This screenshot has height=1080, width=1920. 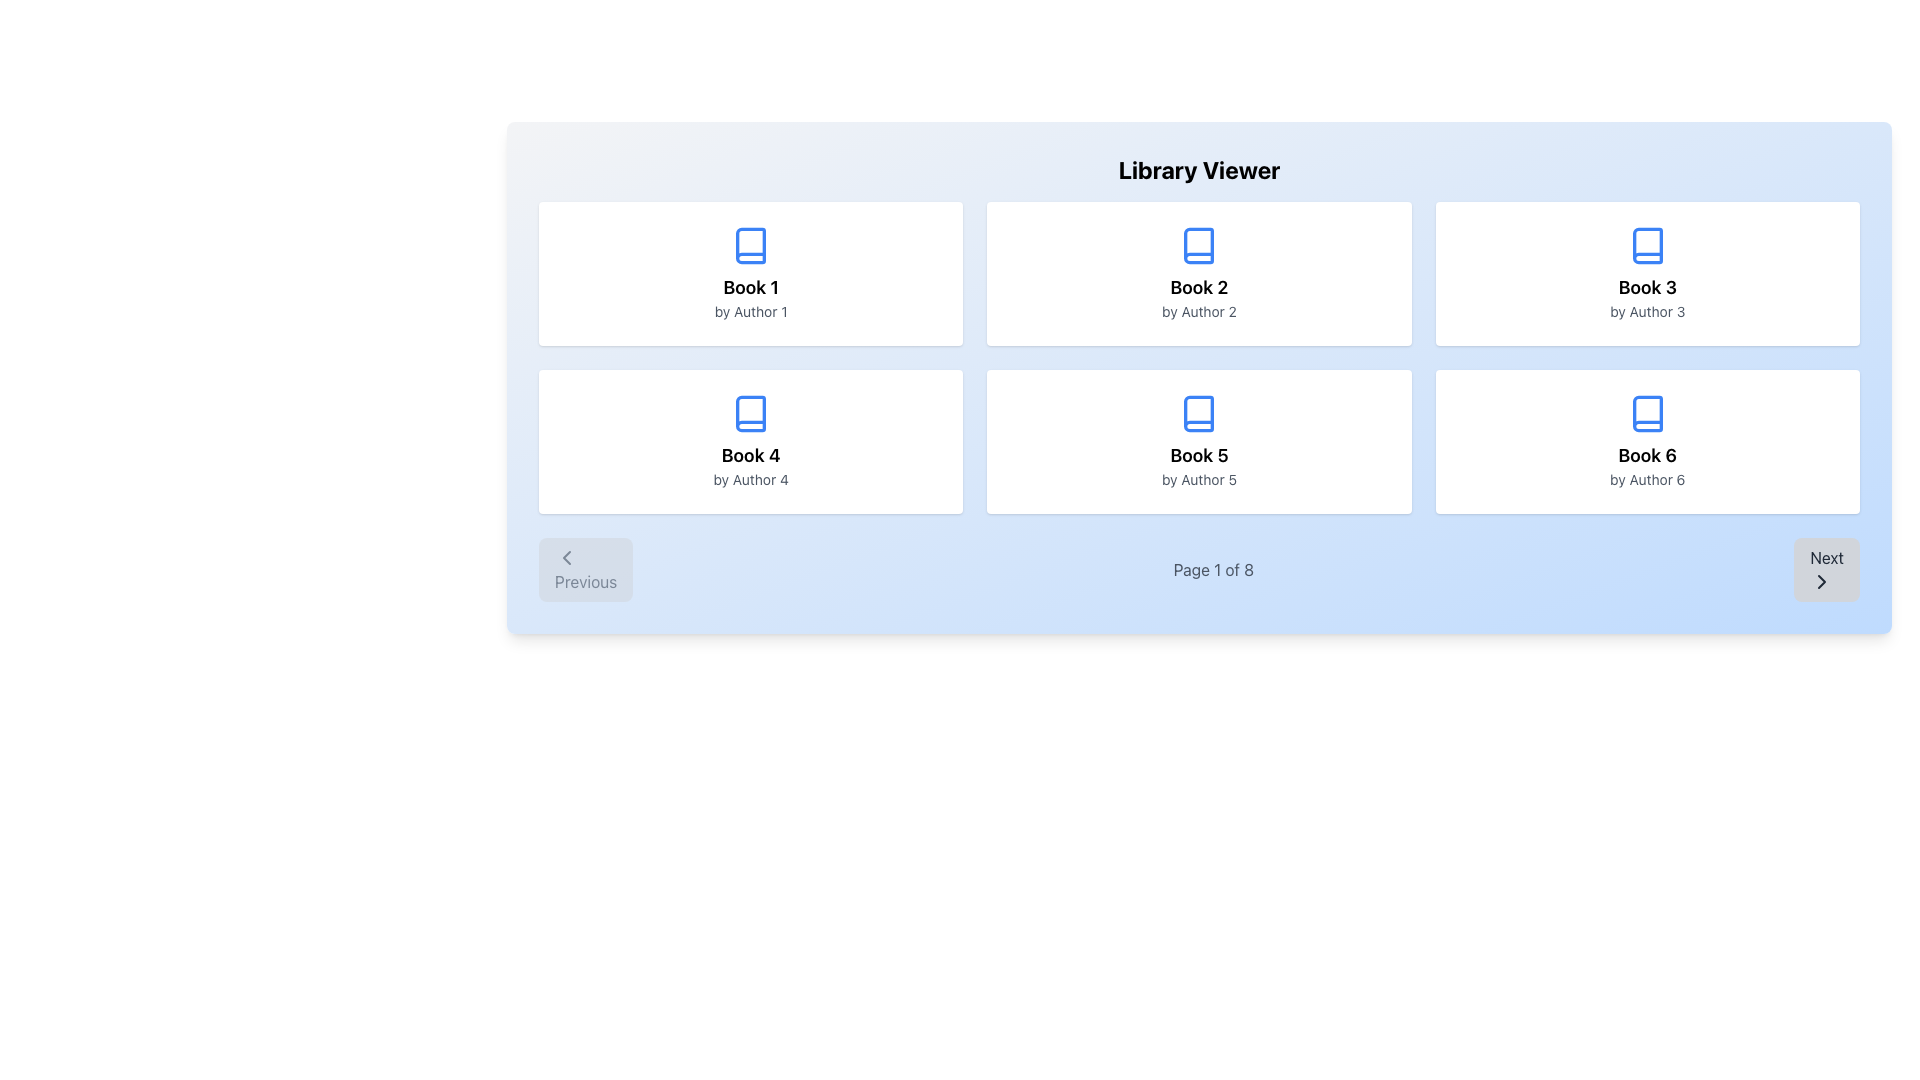 What do you see at coordinates (1199, 245) in the screenshot?
I see `the book icon located at the top center of the 'Book 2' card in the first row, middle column` at bounding box center [1199, 245].